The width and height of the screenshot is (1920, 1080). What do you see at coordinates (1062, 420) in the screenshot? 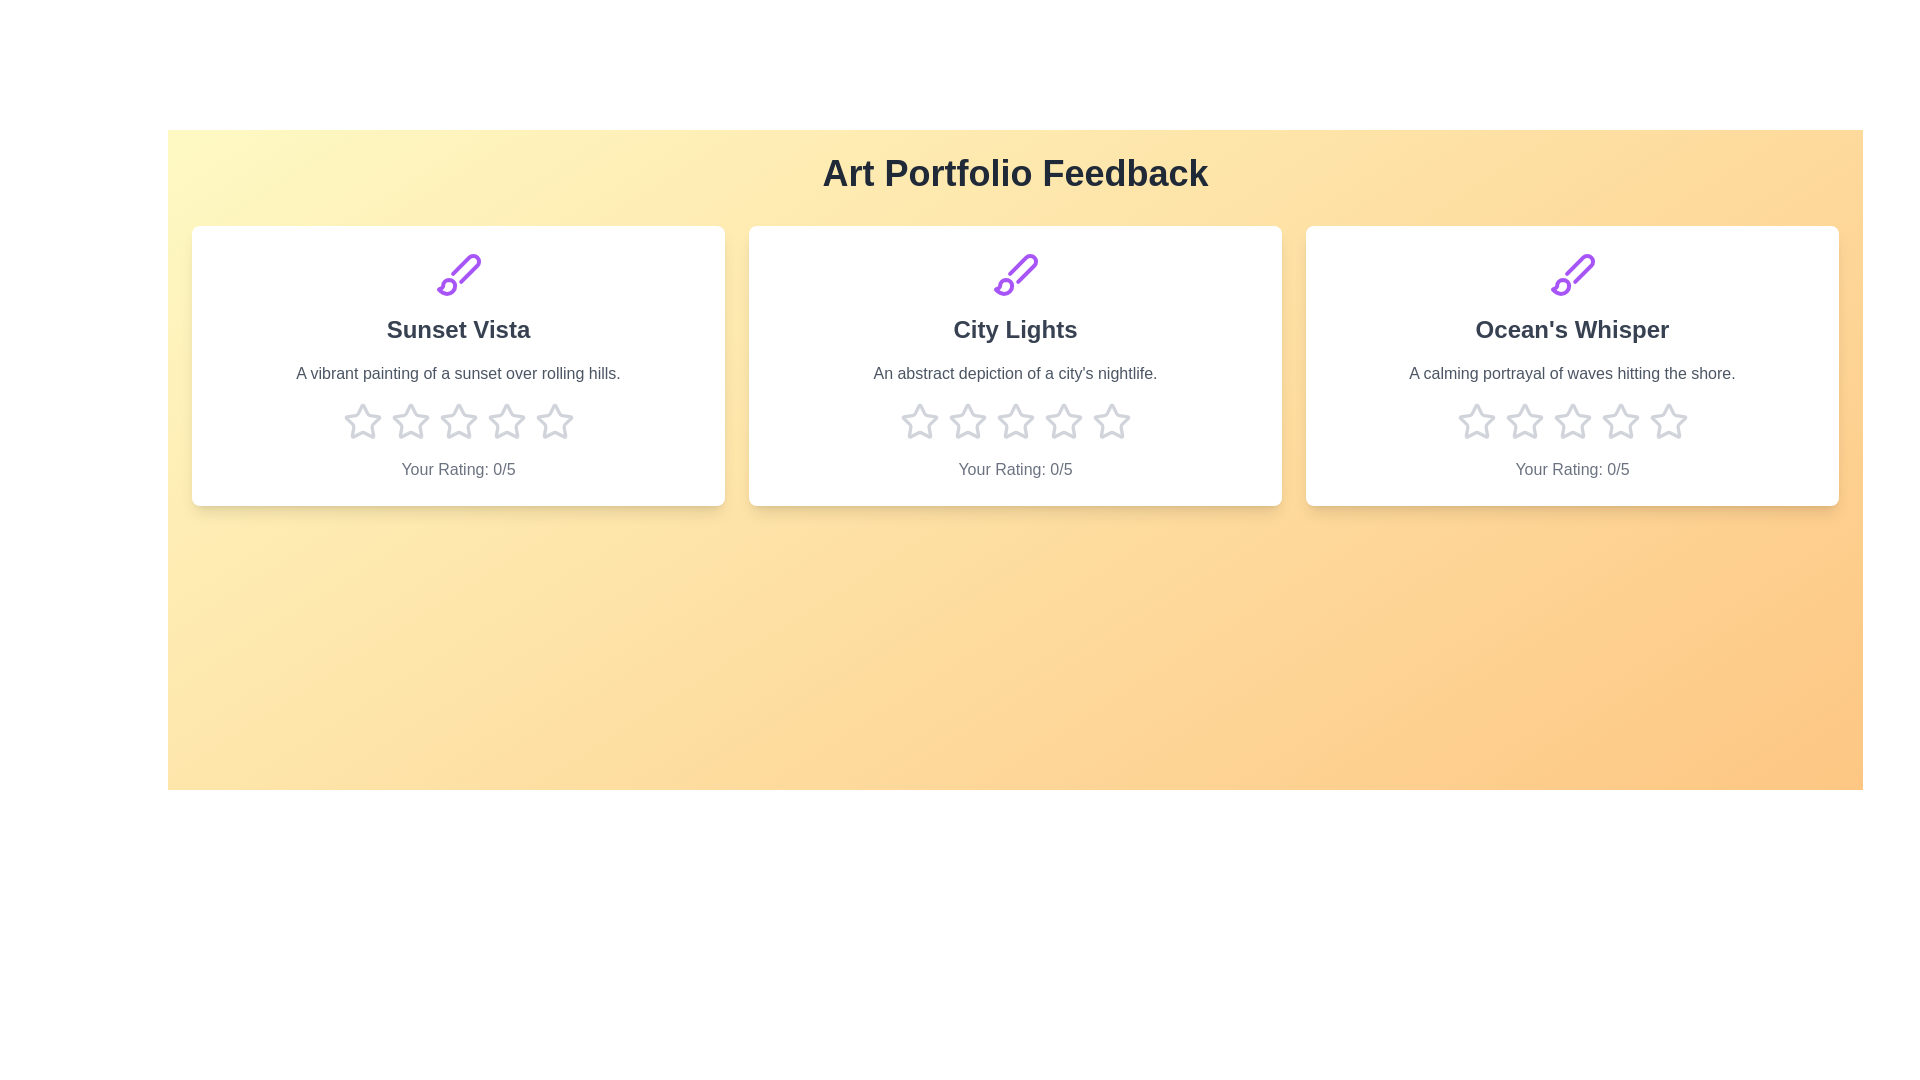
I see `the star corresponding to 4 stars for the artwork titled 'City Lights'` at bounding box center [1062, 420].